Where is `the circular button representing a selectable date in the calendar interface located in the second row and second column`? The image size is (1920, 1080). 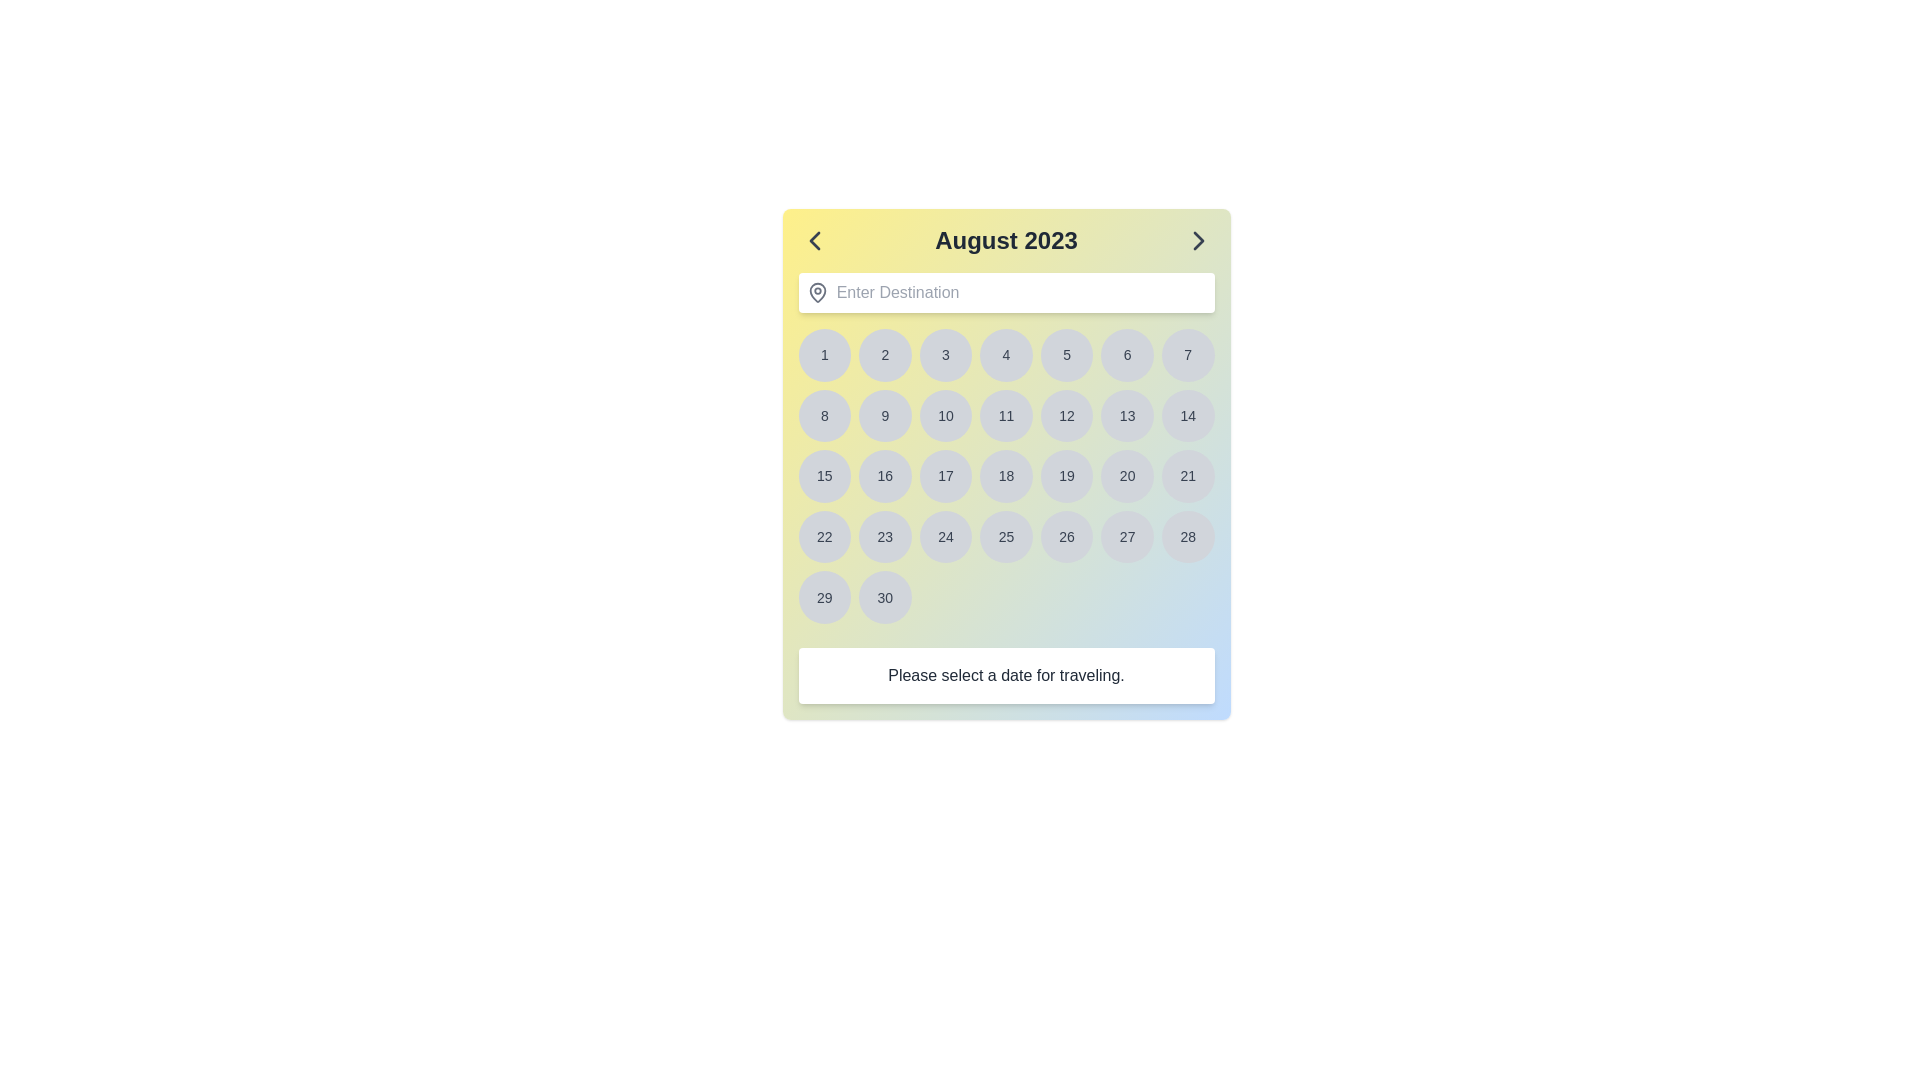 the circular button representing a selectable date in the calendar interface located in the second row and second column is located at coordinates (884, 414).